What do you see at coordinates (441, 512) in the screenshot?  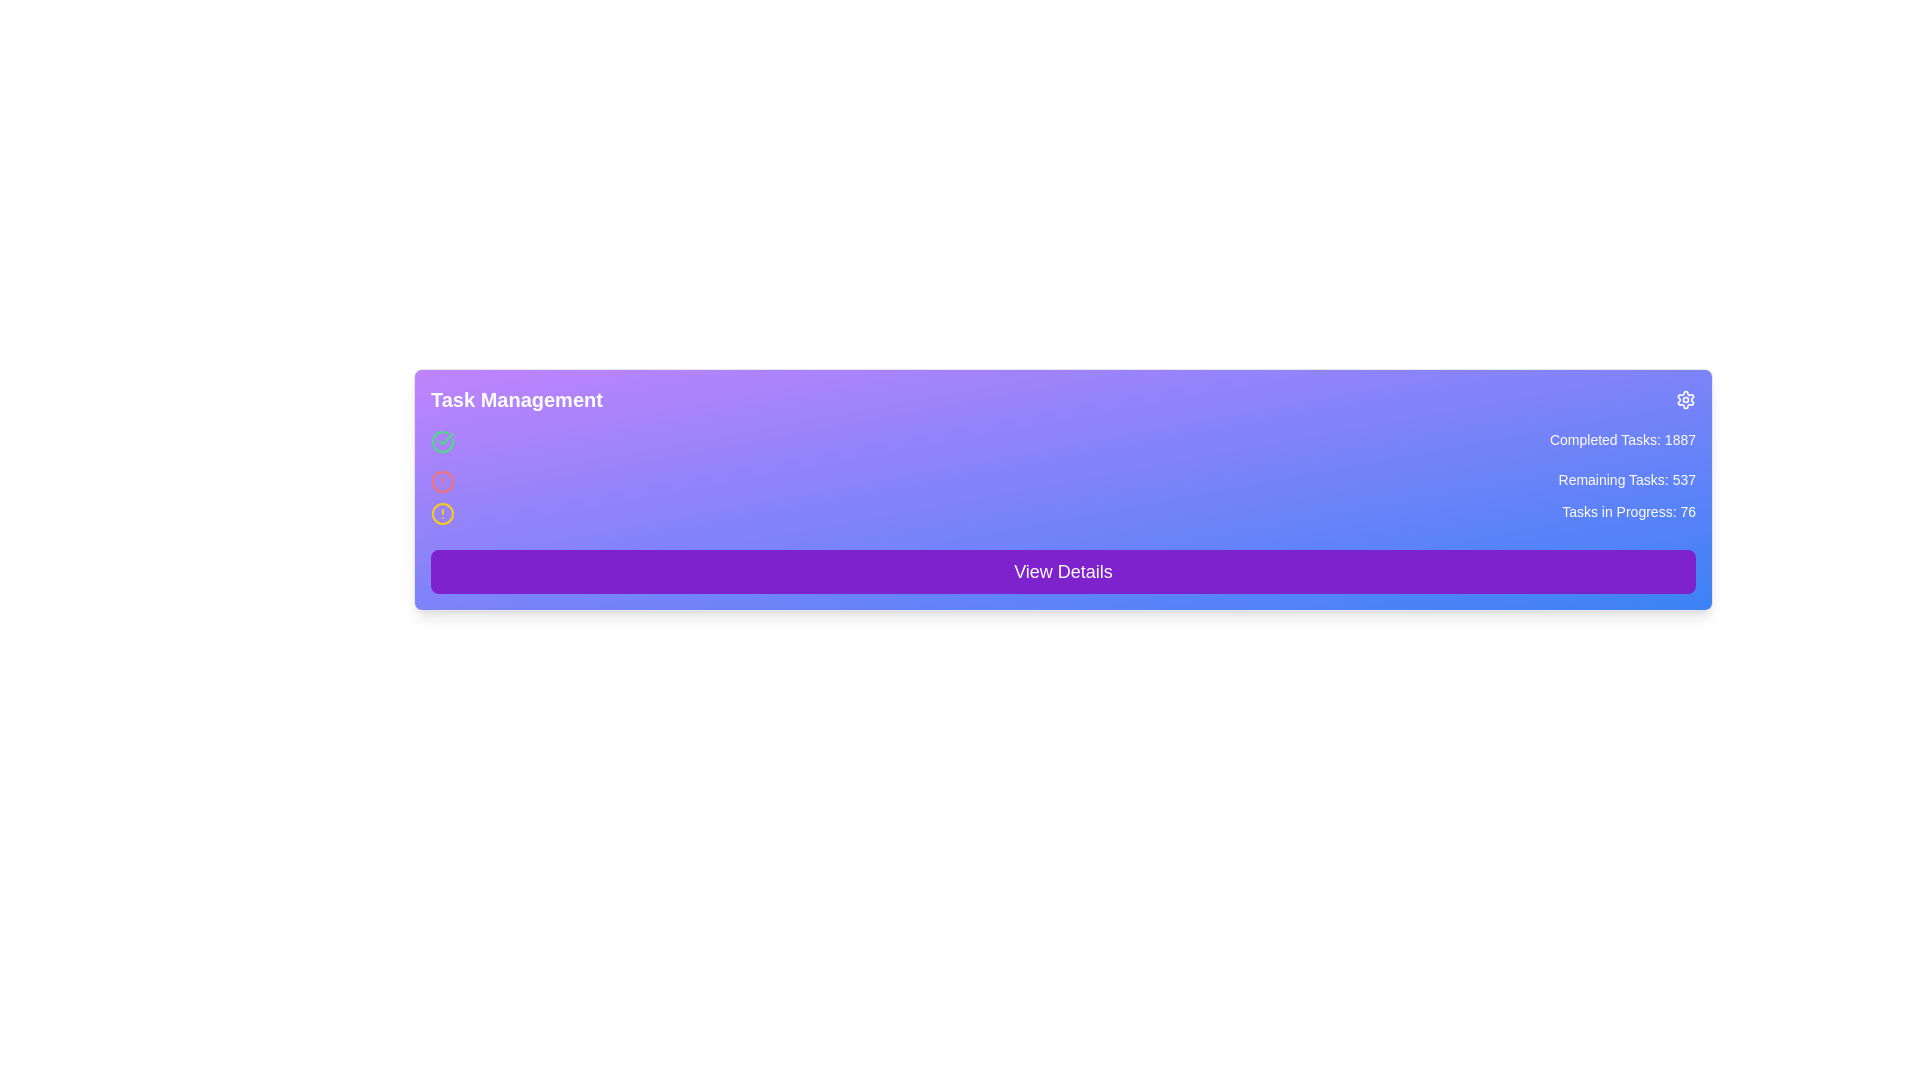 I see `the status of the alert icon with a yellow border and a vertical line inside it, located to the left of the text 'Tasks in Progress: 76'` at bounding box center [441, 512].